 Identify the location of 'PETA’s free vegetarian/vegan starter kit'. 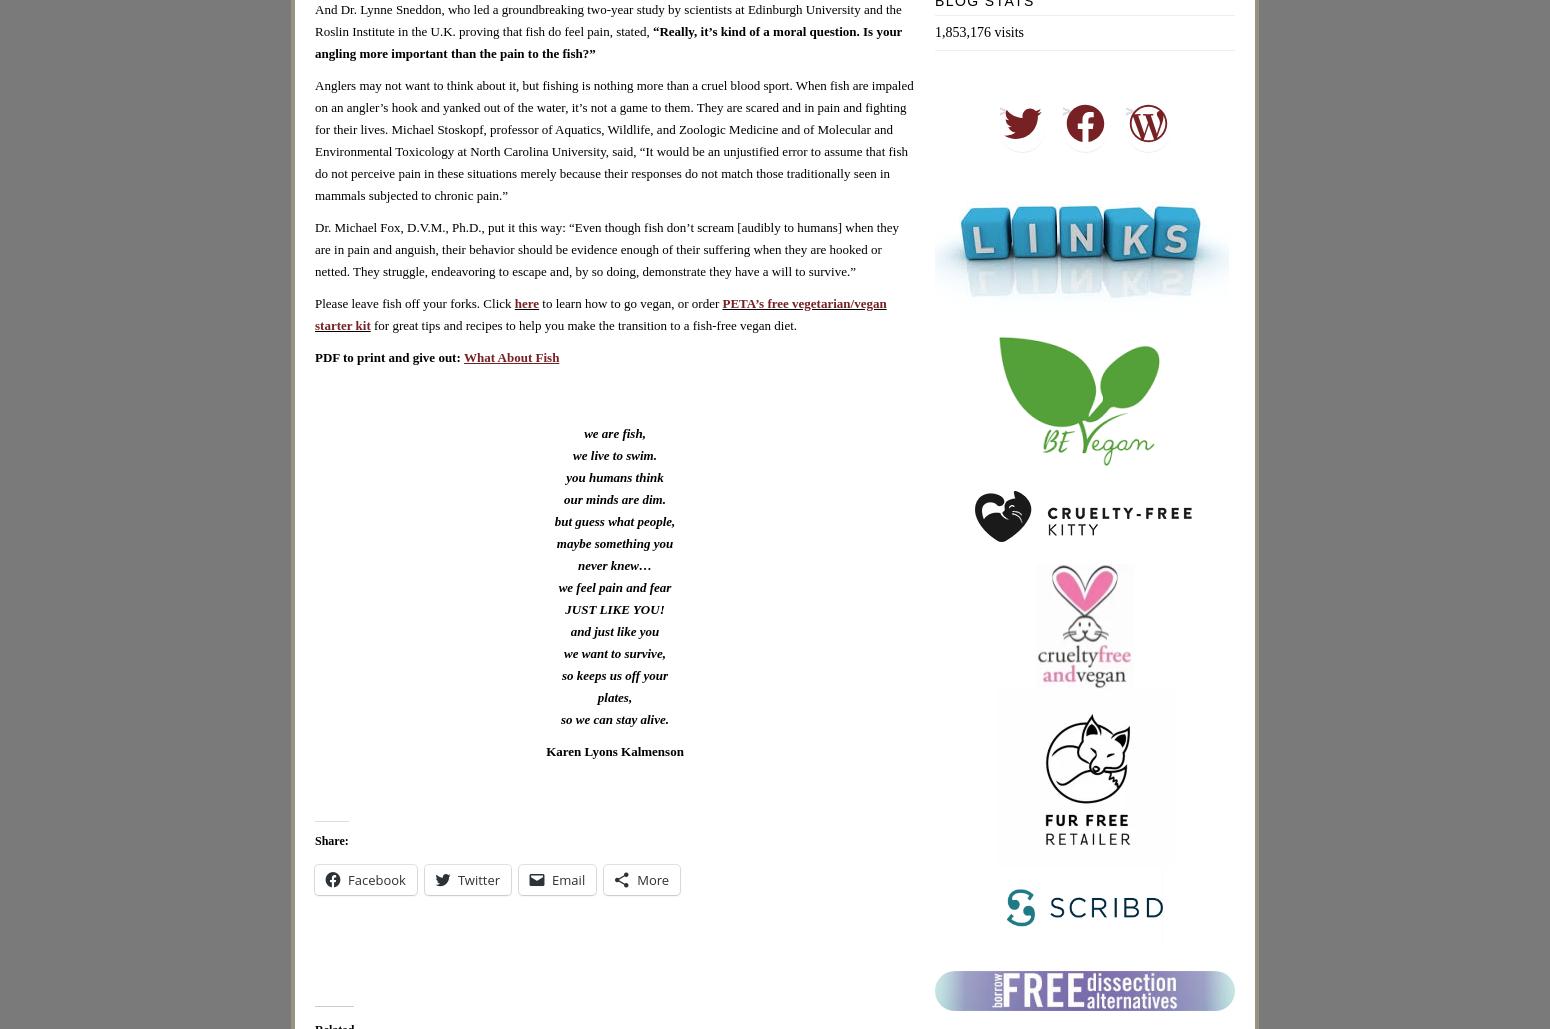
(600, 313).